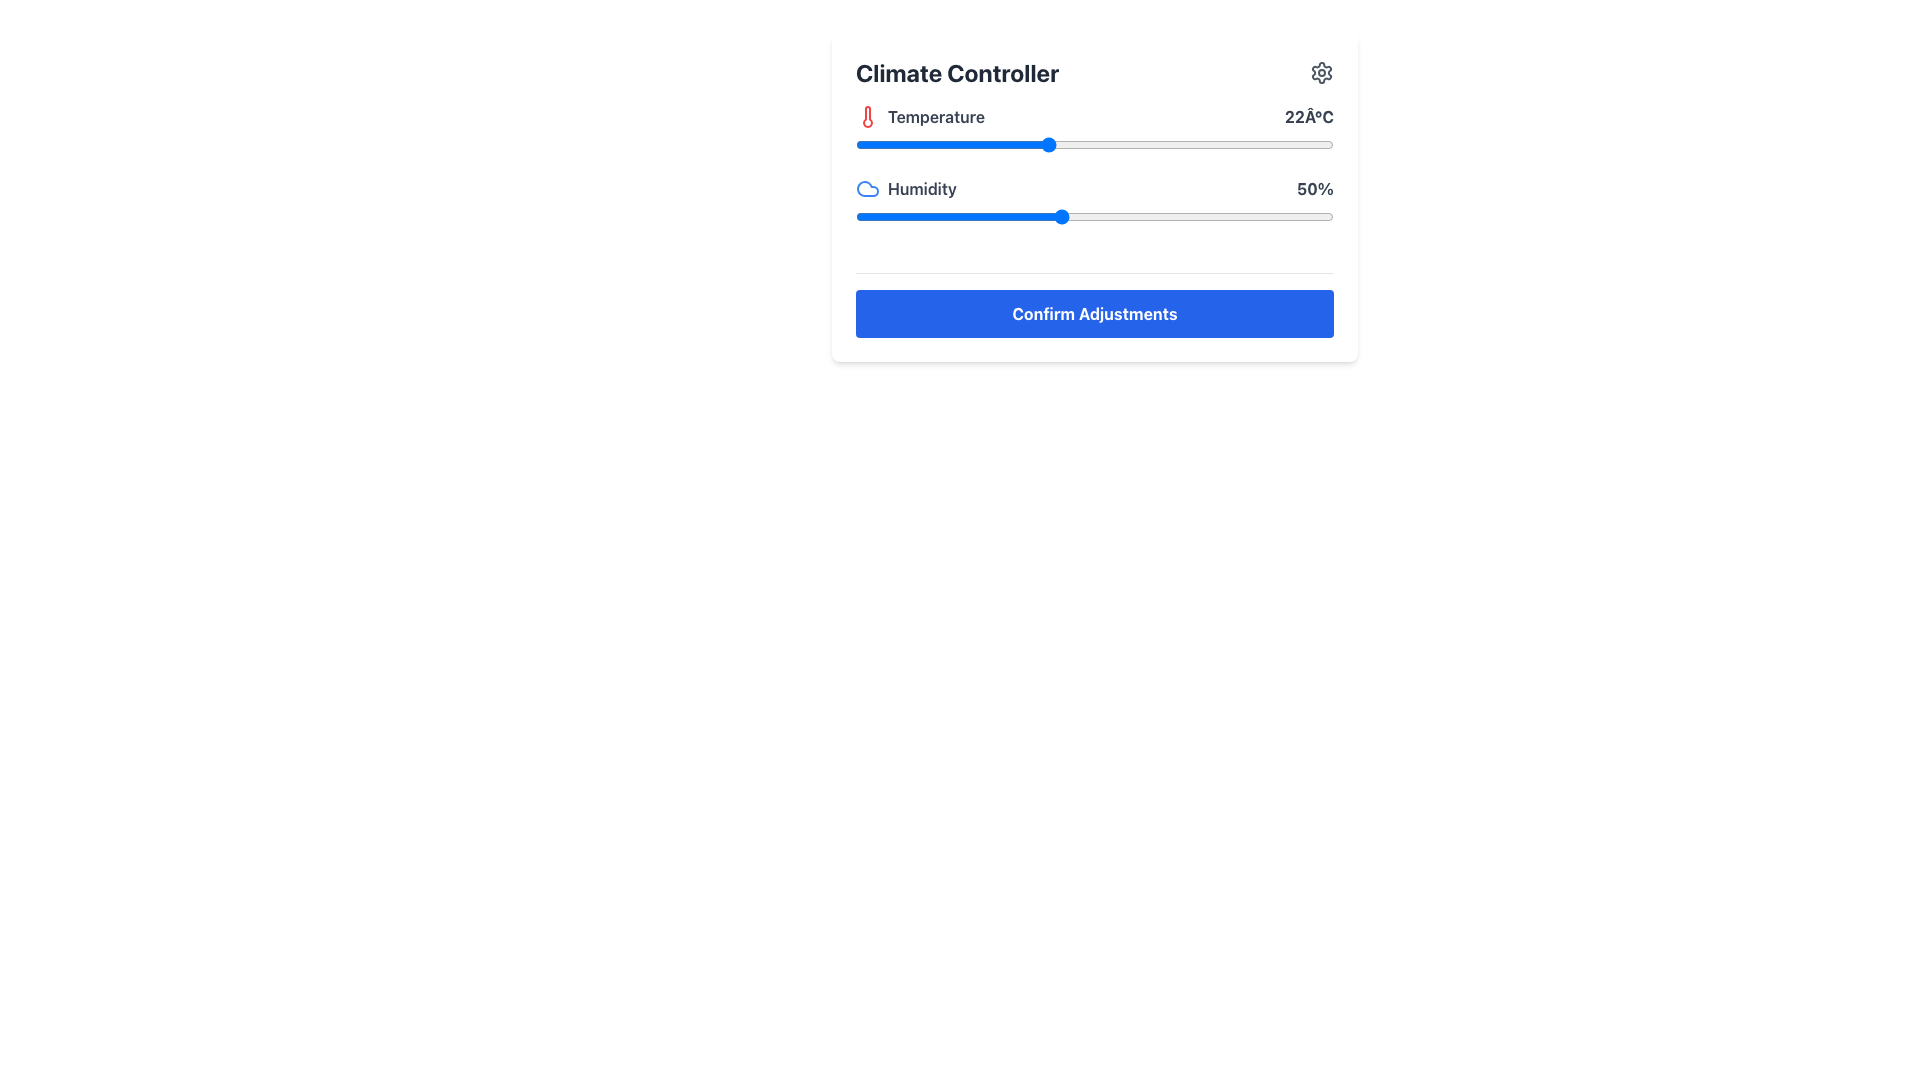  I want to click on humidity, so click(1163, 216).